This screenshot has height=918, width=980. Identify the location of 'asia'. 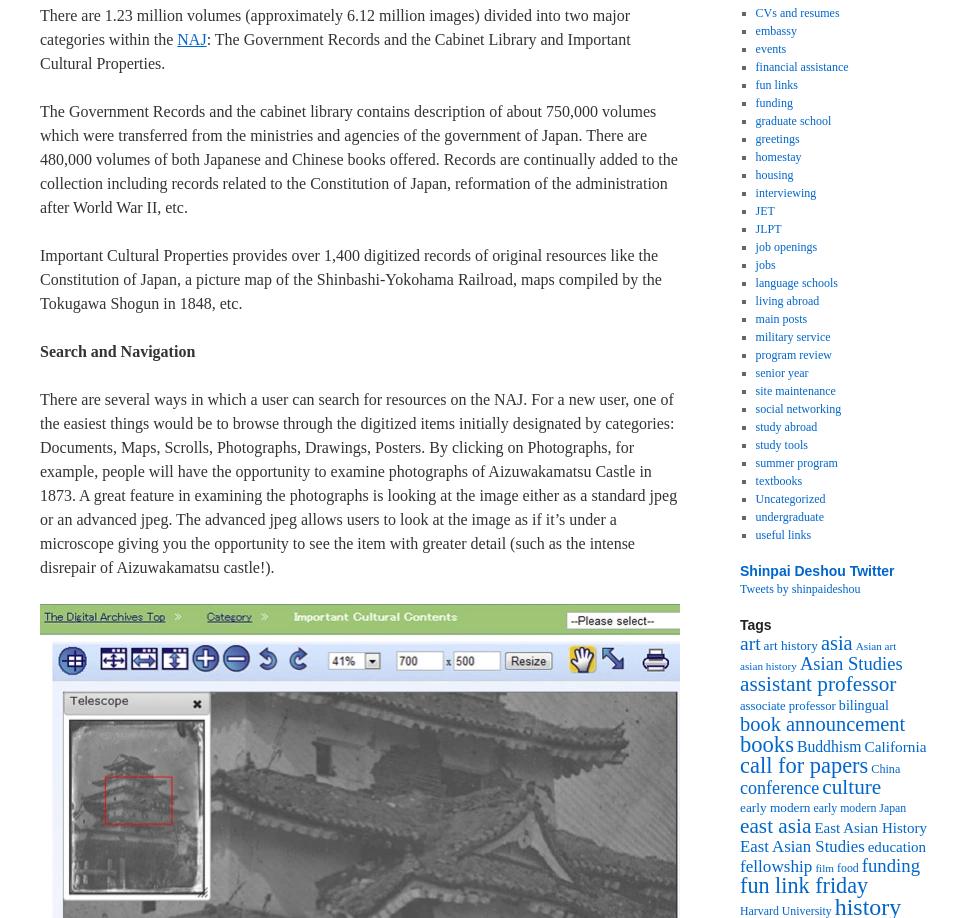
(819, 642).